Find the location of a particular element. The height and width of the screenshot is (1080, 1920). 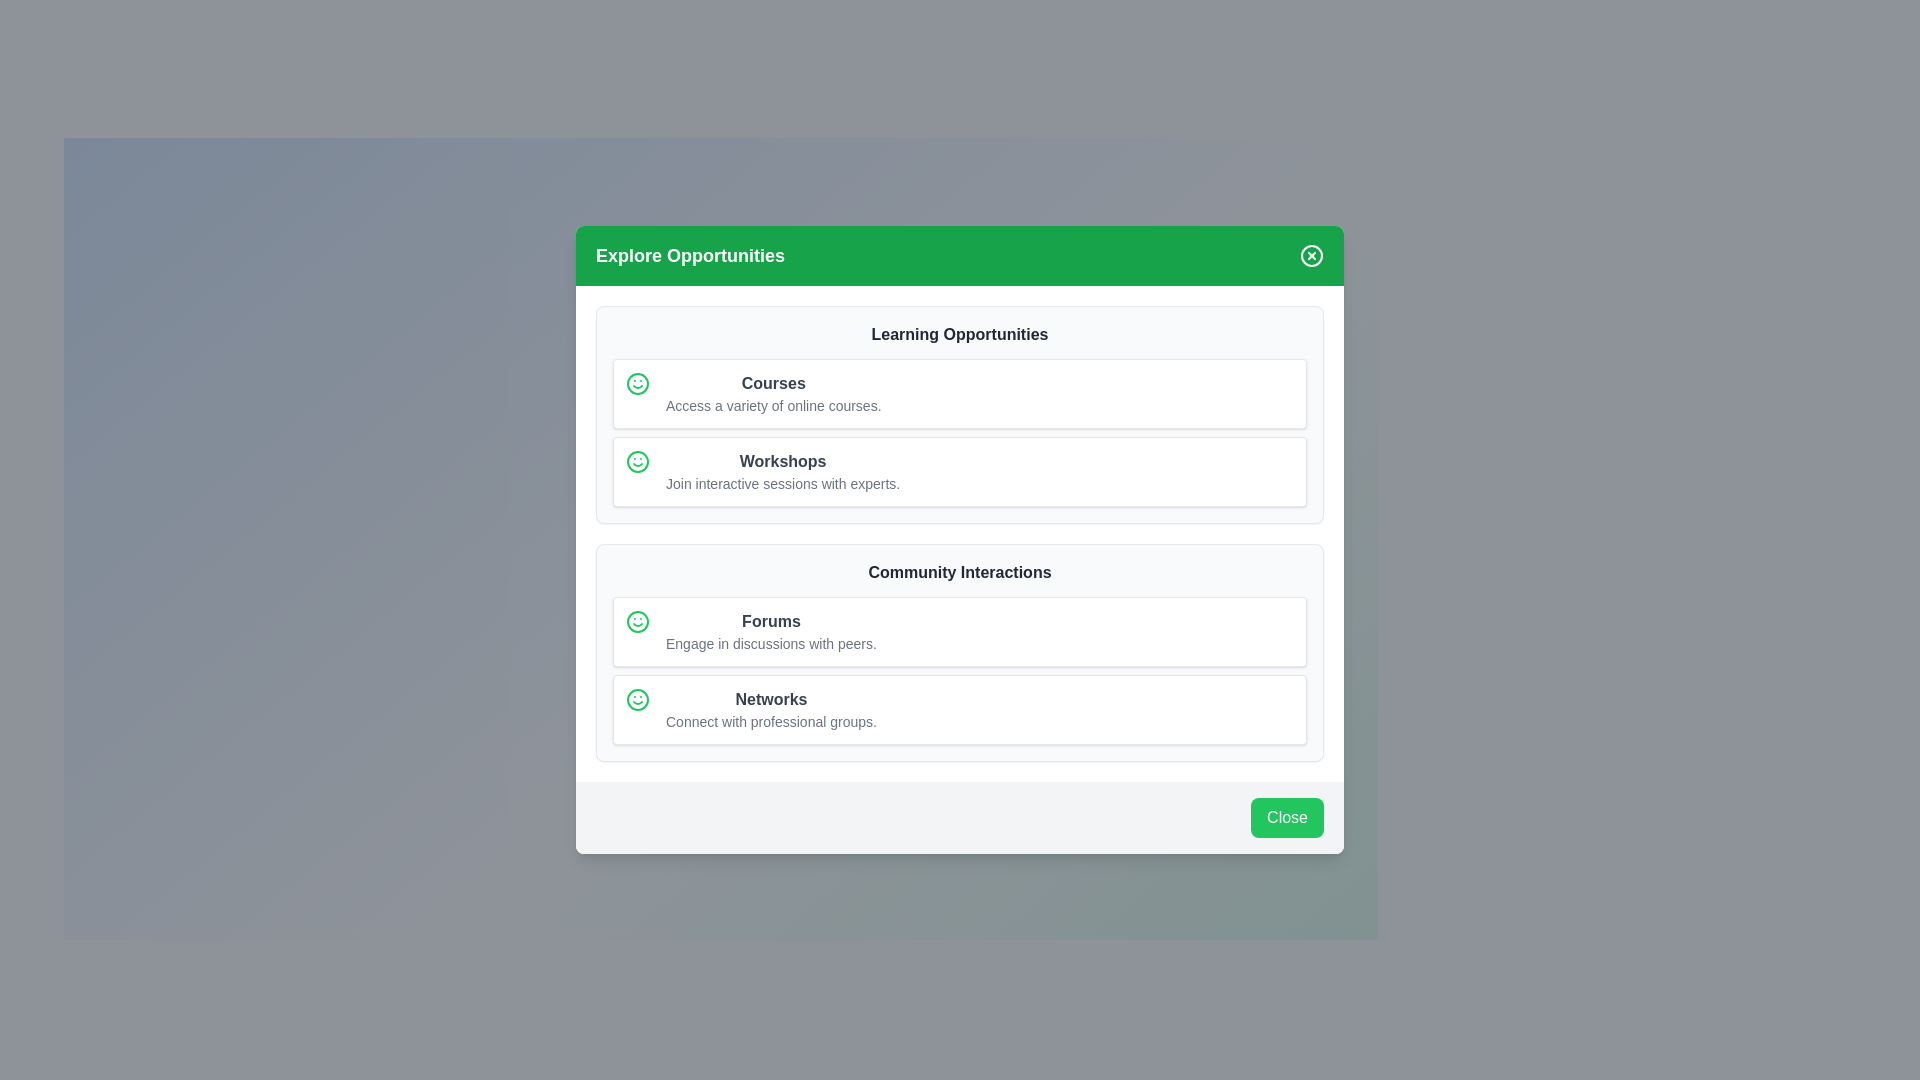

the 'Workshops' icon located on the left side of the 'Workshops' section, which serves as a visual indicator is located at coordinates (637, 462).